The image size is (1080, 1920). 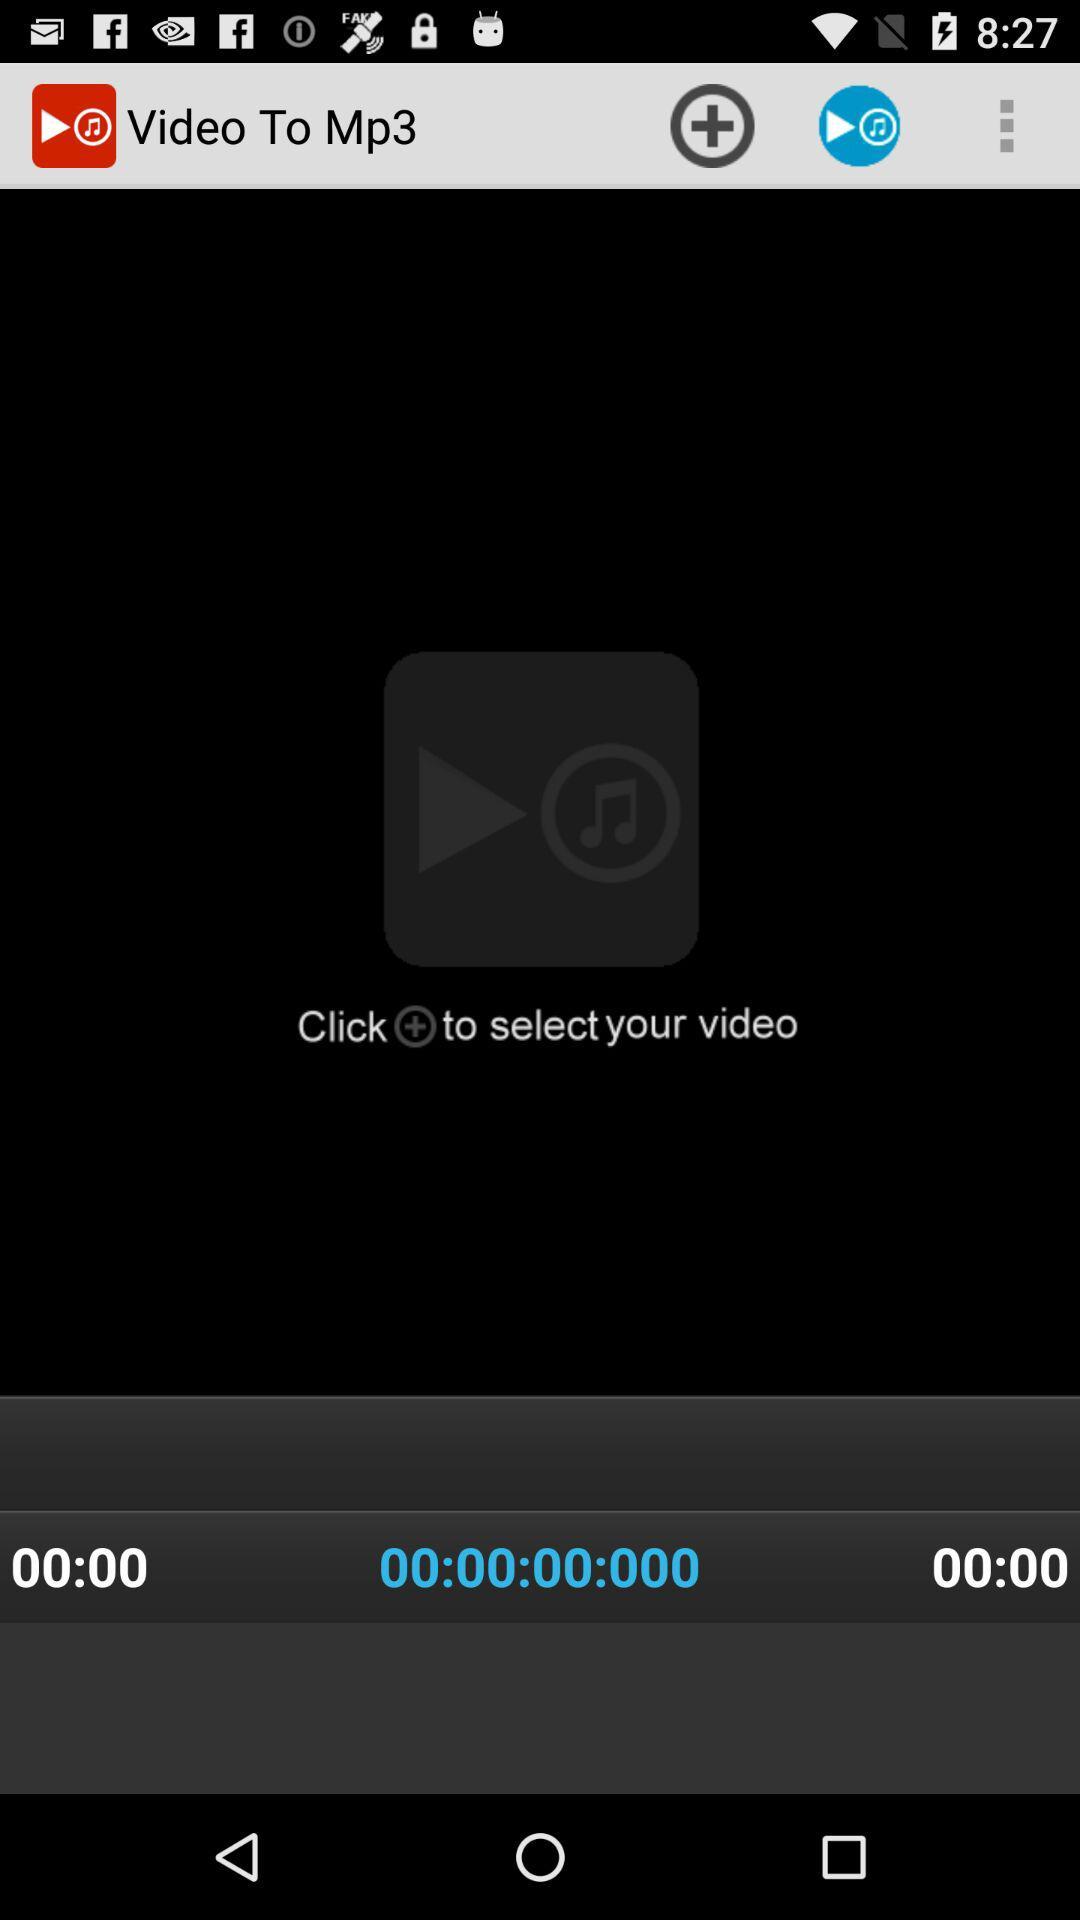 I want to click on the icon next to plus, so click(x=858, y=124).